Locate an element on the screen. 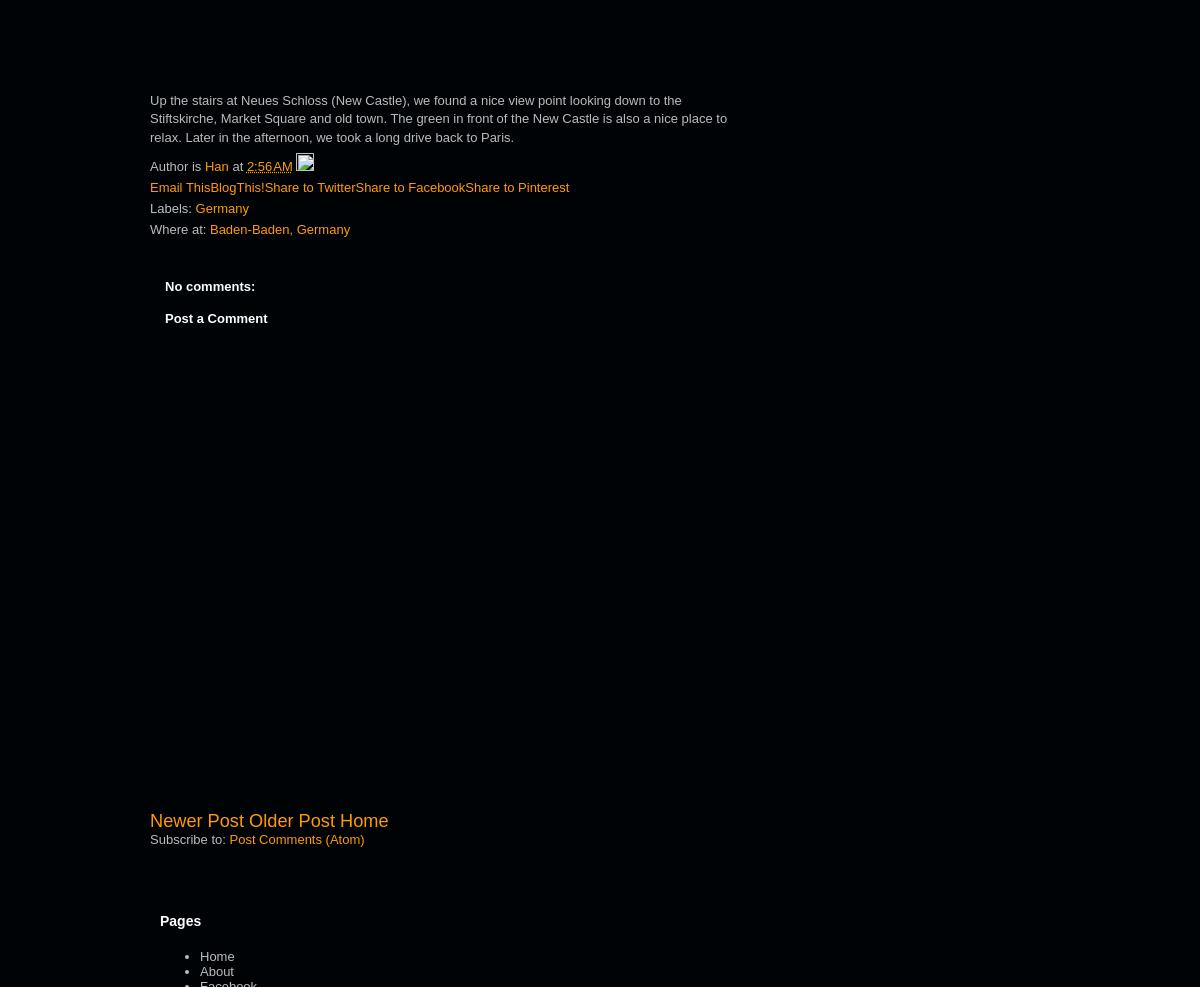 Image resolution: width=1200 pixels, height=987 pixels. '2:56 AM' is located at coordinates (268, 165).